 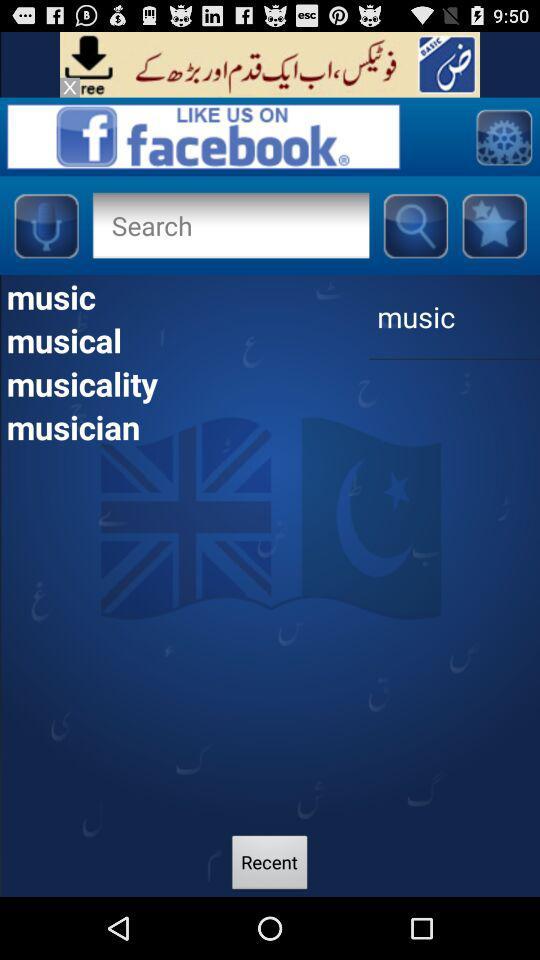 I want to click on settings, so click(x=502, y=135).